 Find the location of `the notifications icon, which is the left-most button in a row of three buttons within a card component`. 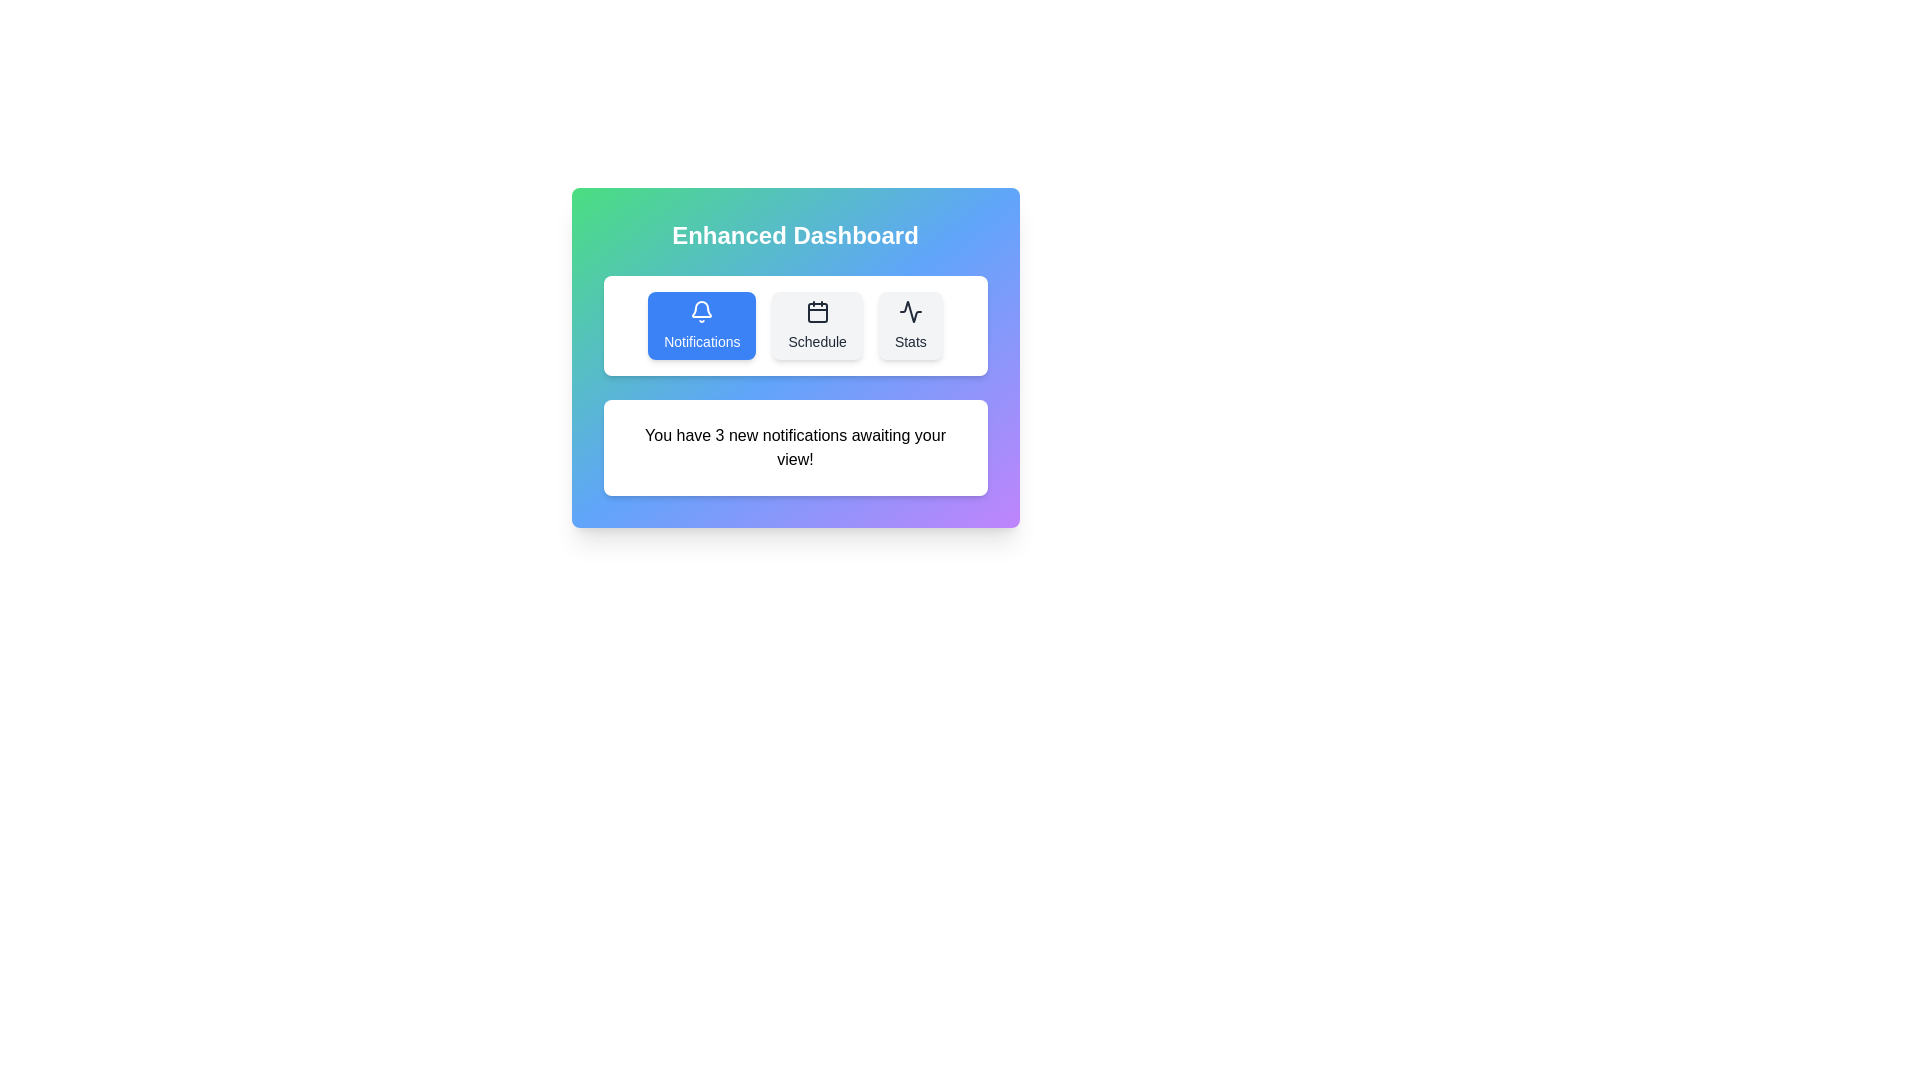

the notifications icon, which is the left-most button in a row of three buttons within a card component is located at coordinates (702, 312).